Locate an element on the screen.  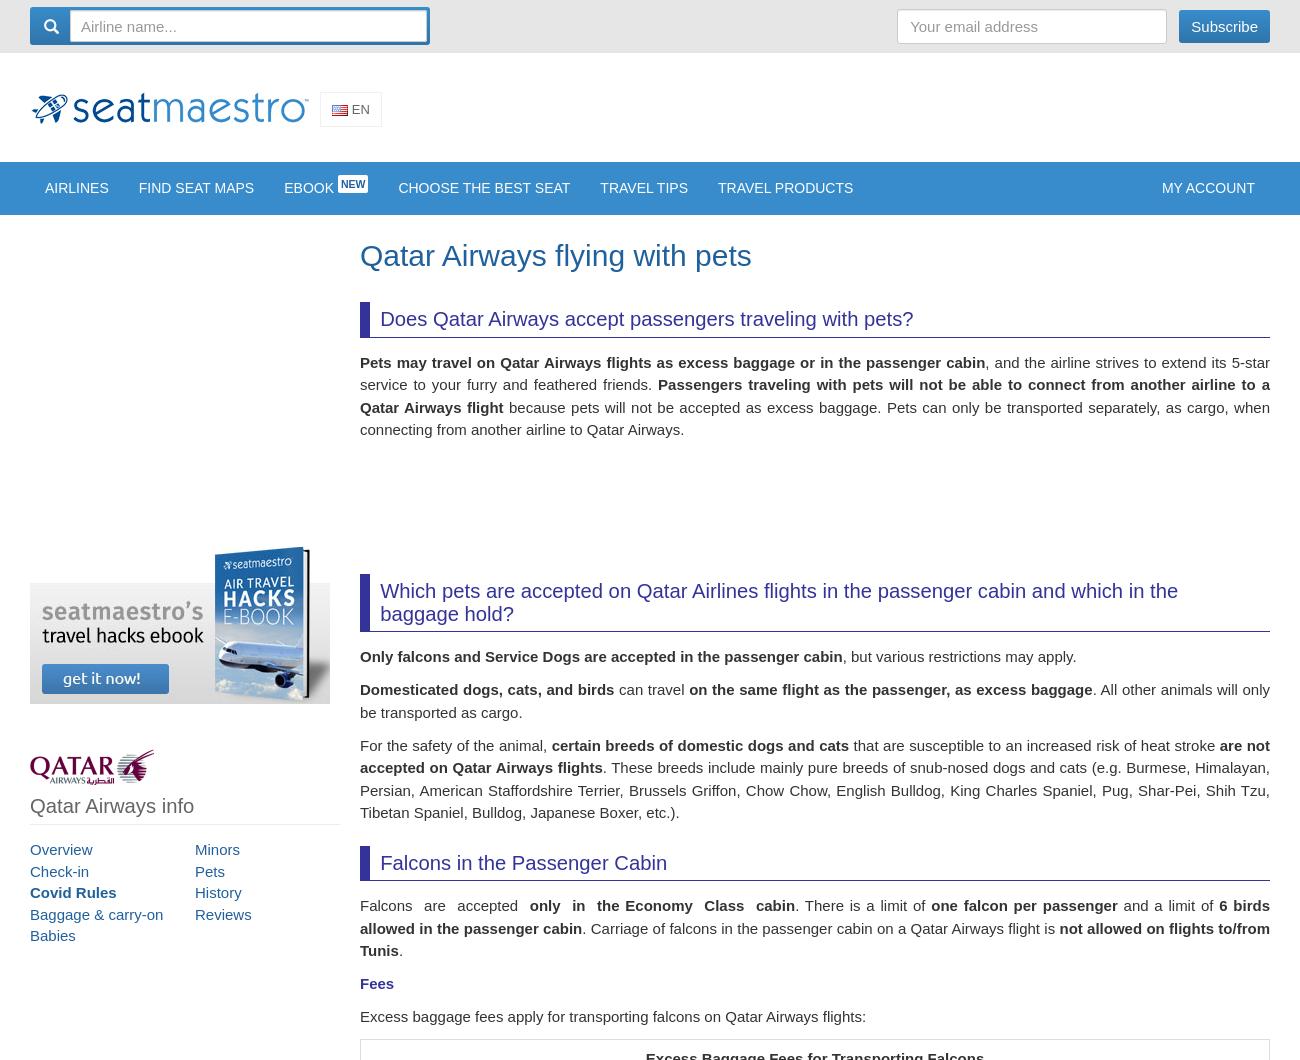
'Overview' is located at coordinates (29, 862).